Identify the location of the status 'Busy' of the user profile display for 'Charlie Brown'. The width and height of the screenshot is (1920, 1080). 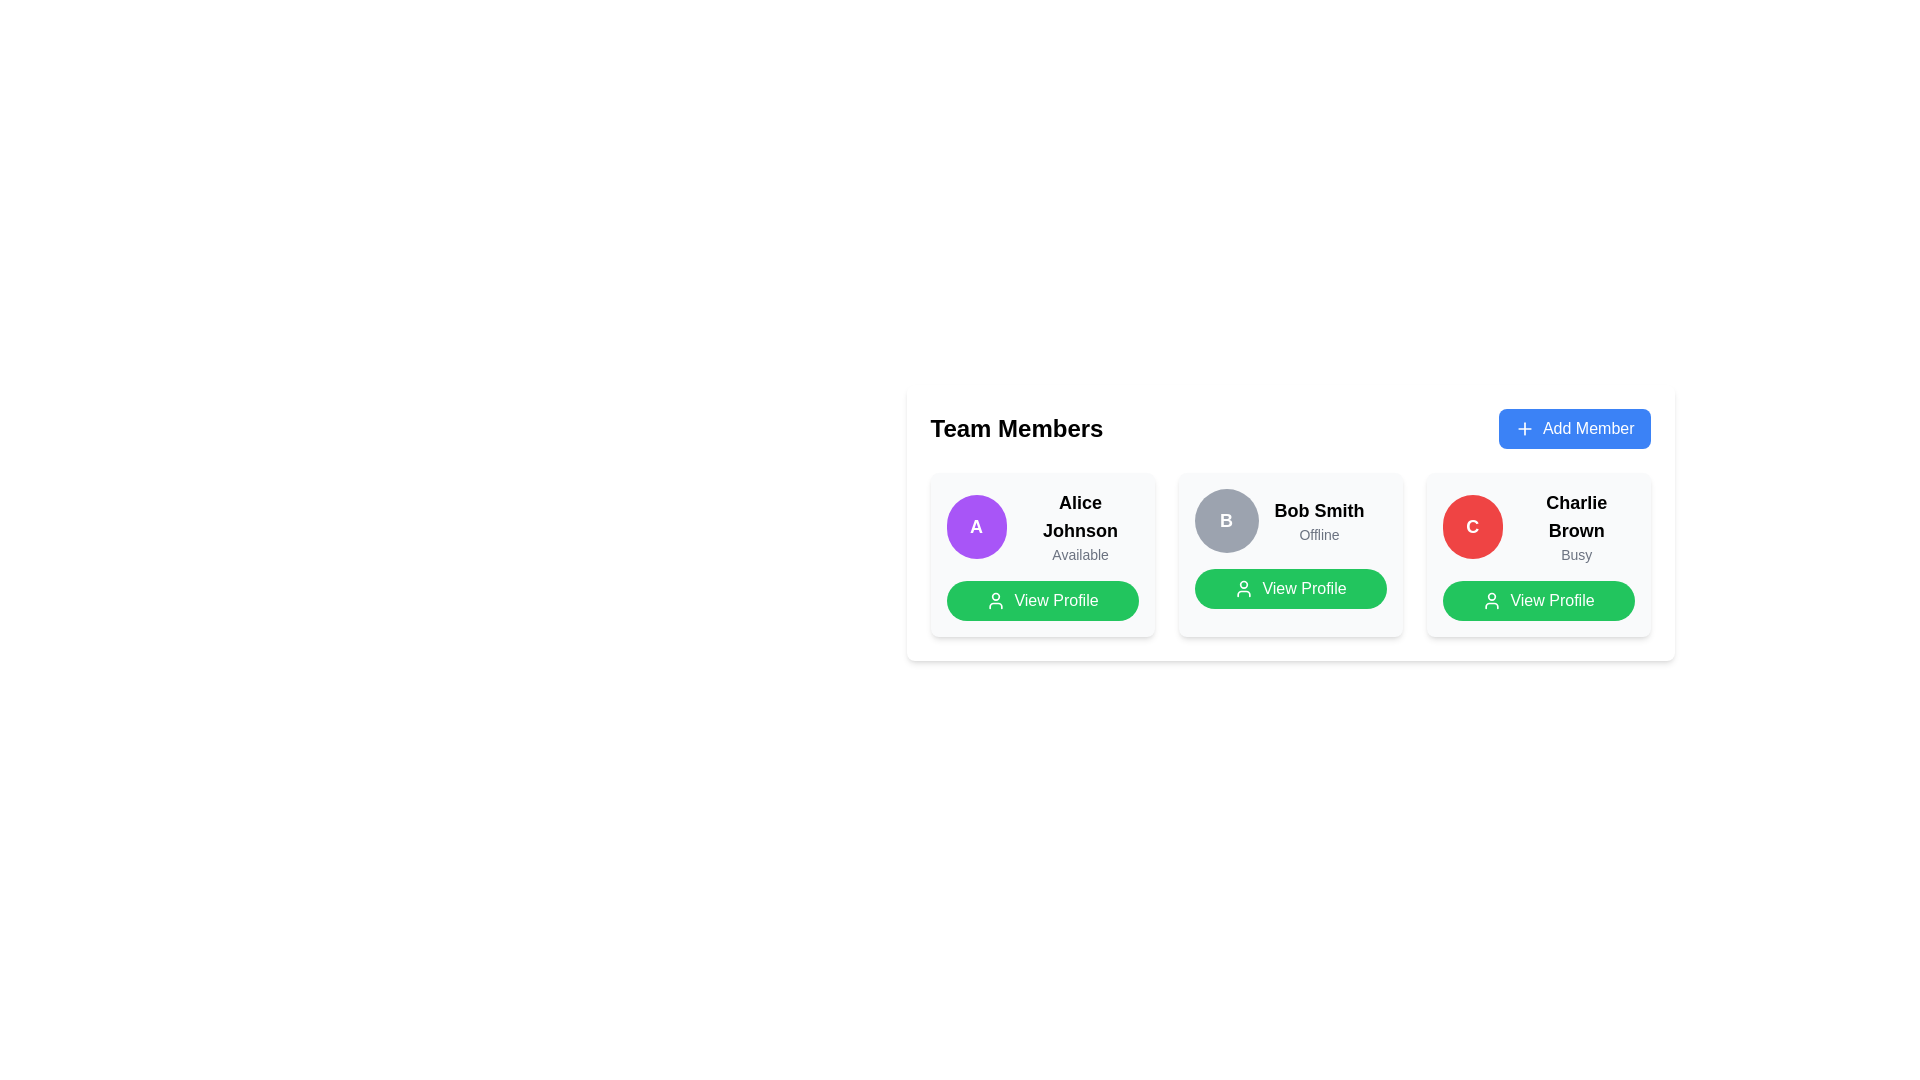
(1537, 526).